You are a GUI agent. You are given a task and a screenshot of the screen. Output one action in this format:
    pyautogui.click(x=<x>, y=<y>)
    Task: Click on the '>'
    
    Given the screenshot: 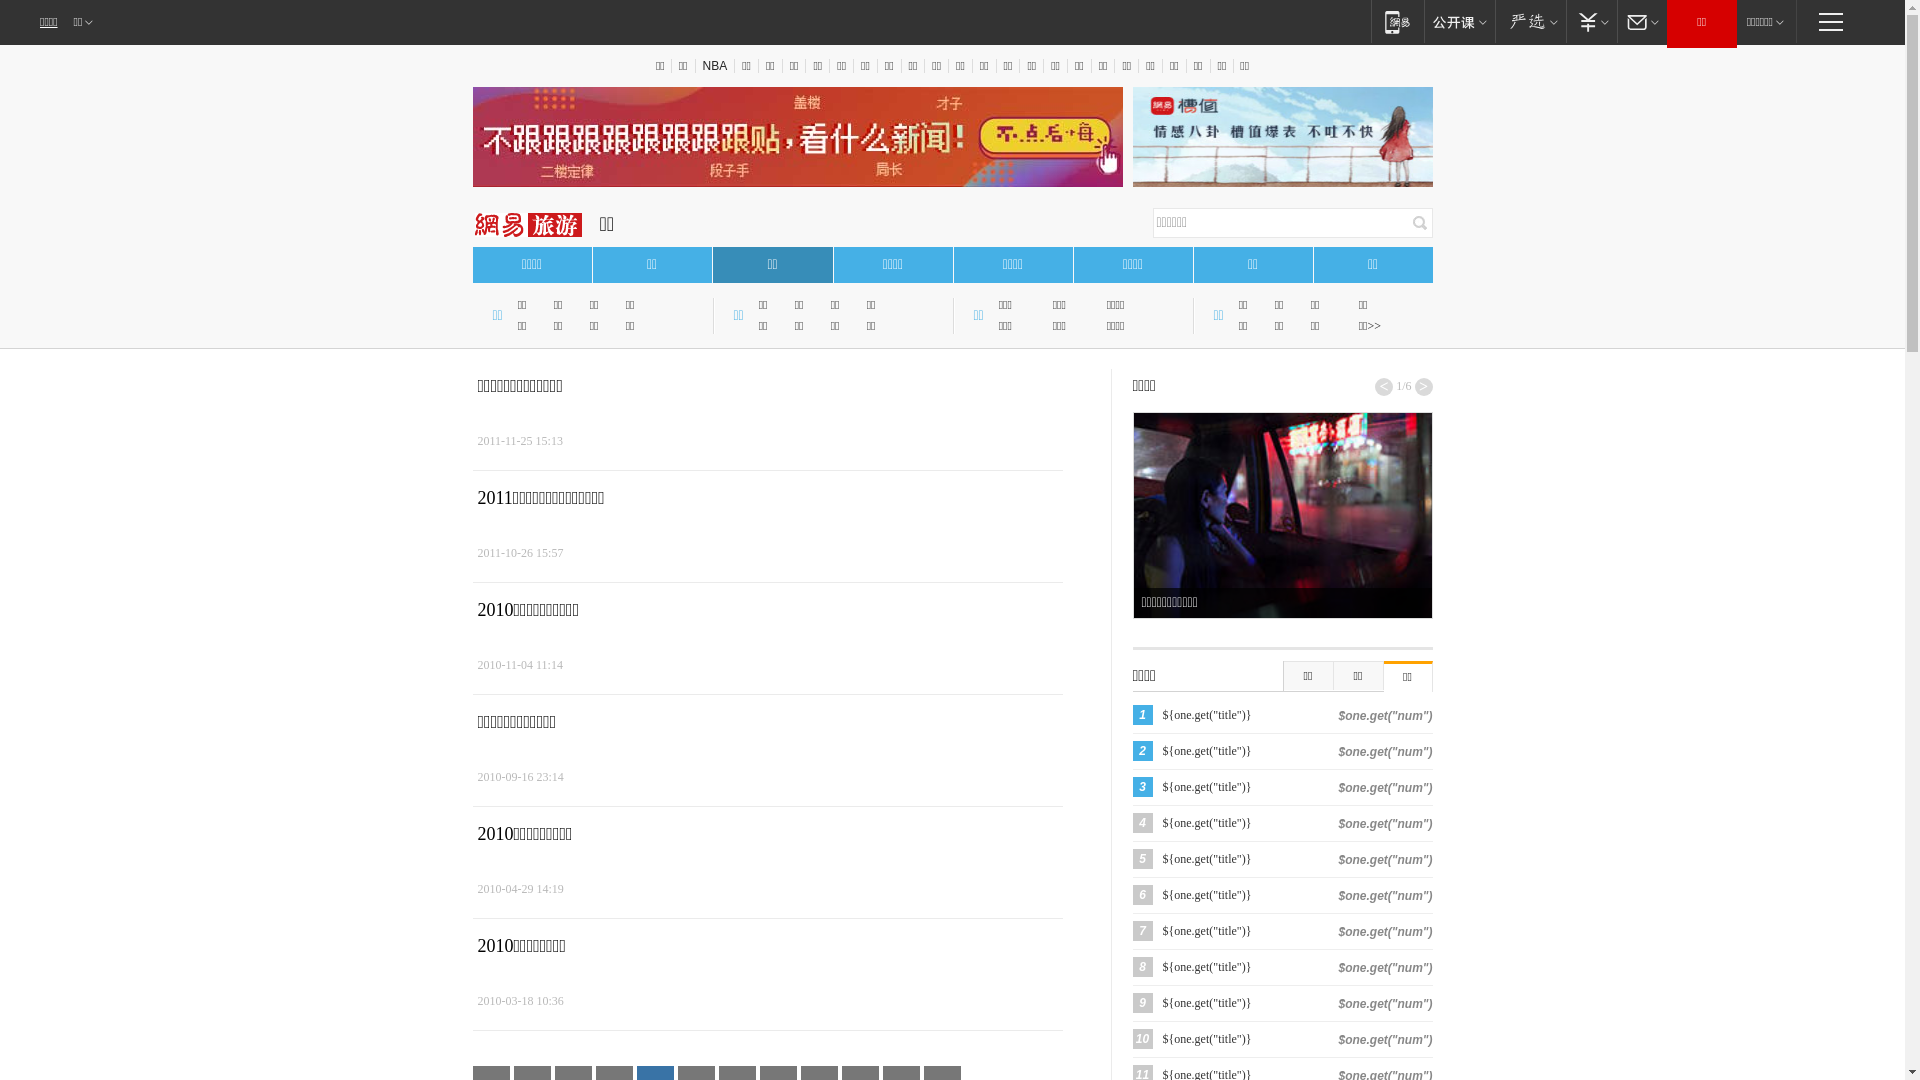 What is the action you would take?
    pyautogui.click(x=1421, y=386)
    